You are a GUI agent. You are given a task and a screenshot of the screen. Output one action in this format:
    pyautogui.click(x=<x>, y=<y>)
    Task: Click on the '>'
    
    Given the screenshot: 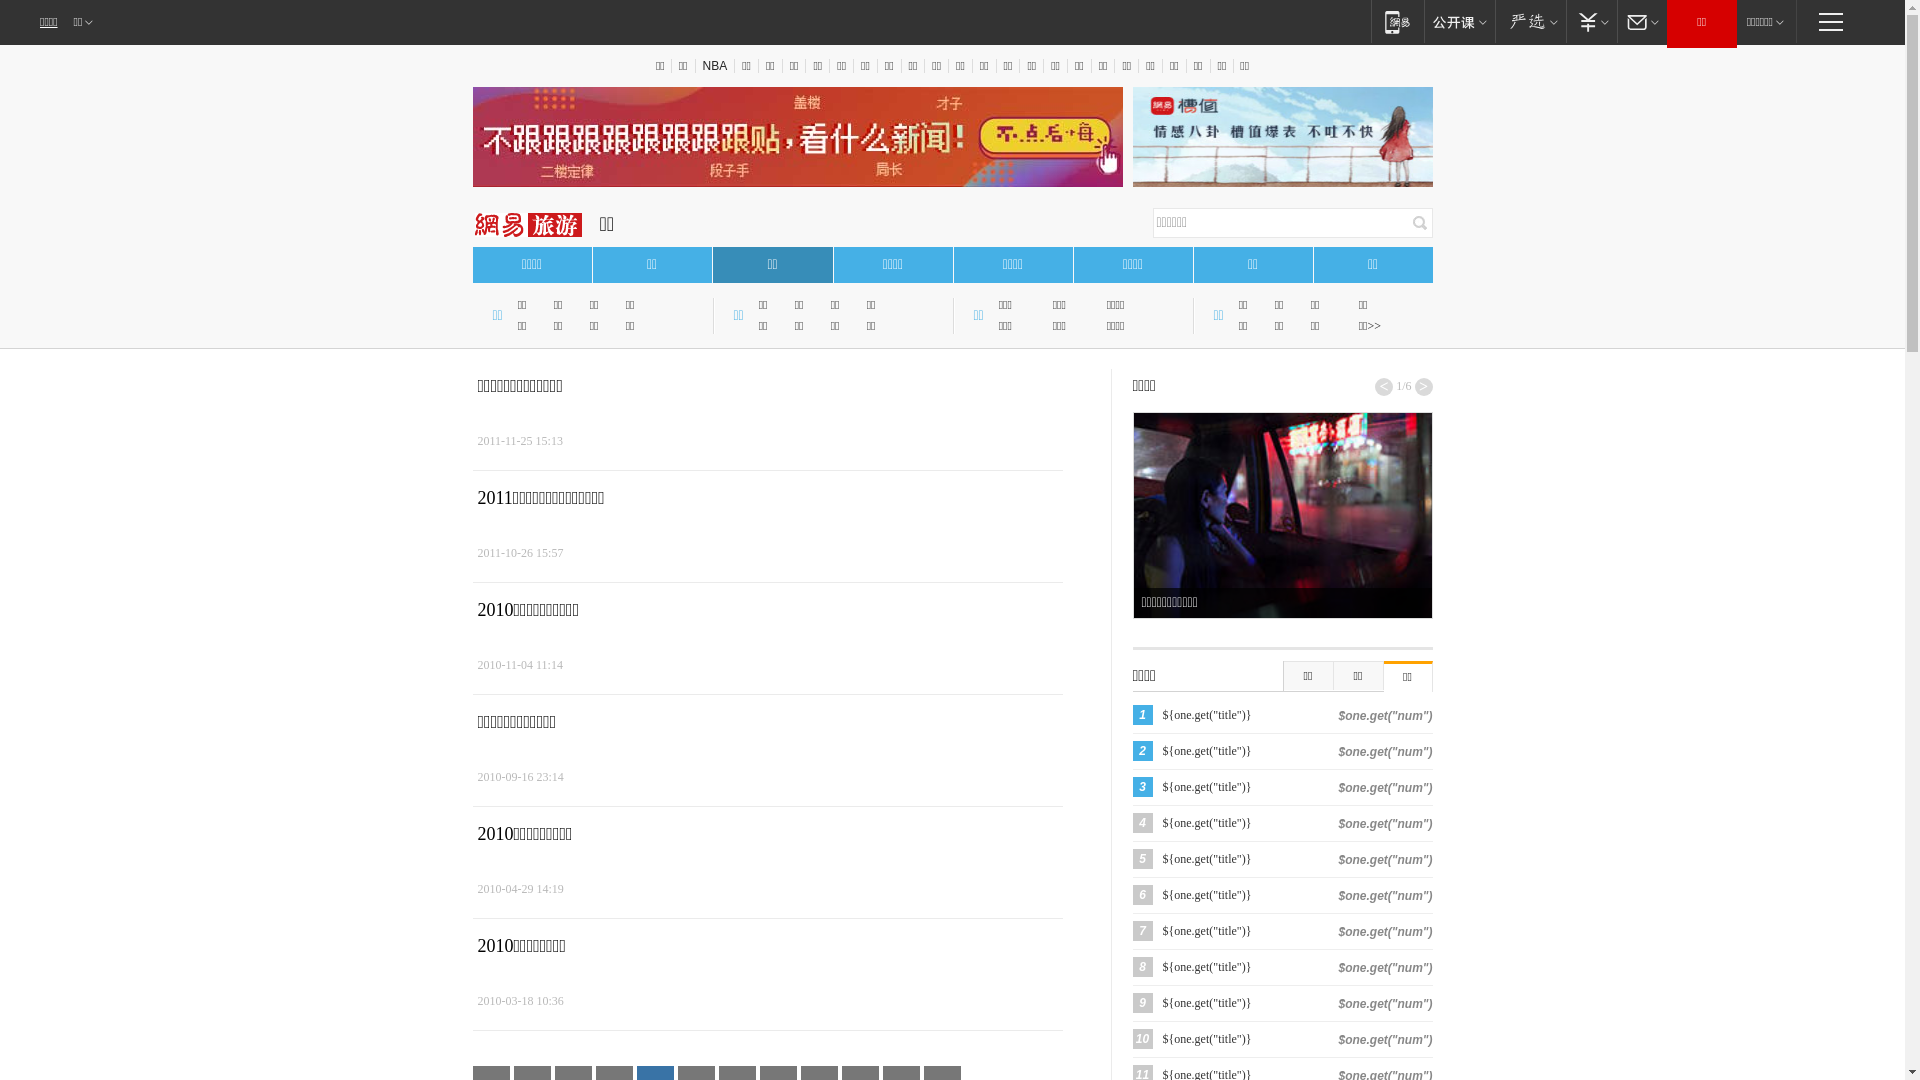 What is the action you would take?
    pyautogui.click(x=1421, y=386)
    